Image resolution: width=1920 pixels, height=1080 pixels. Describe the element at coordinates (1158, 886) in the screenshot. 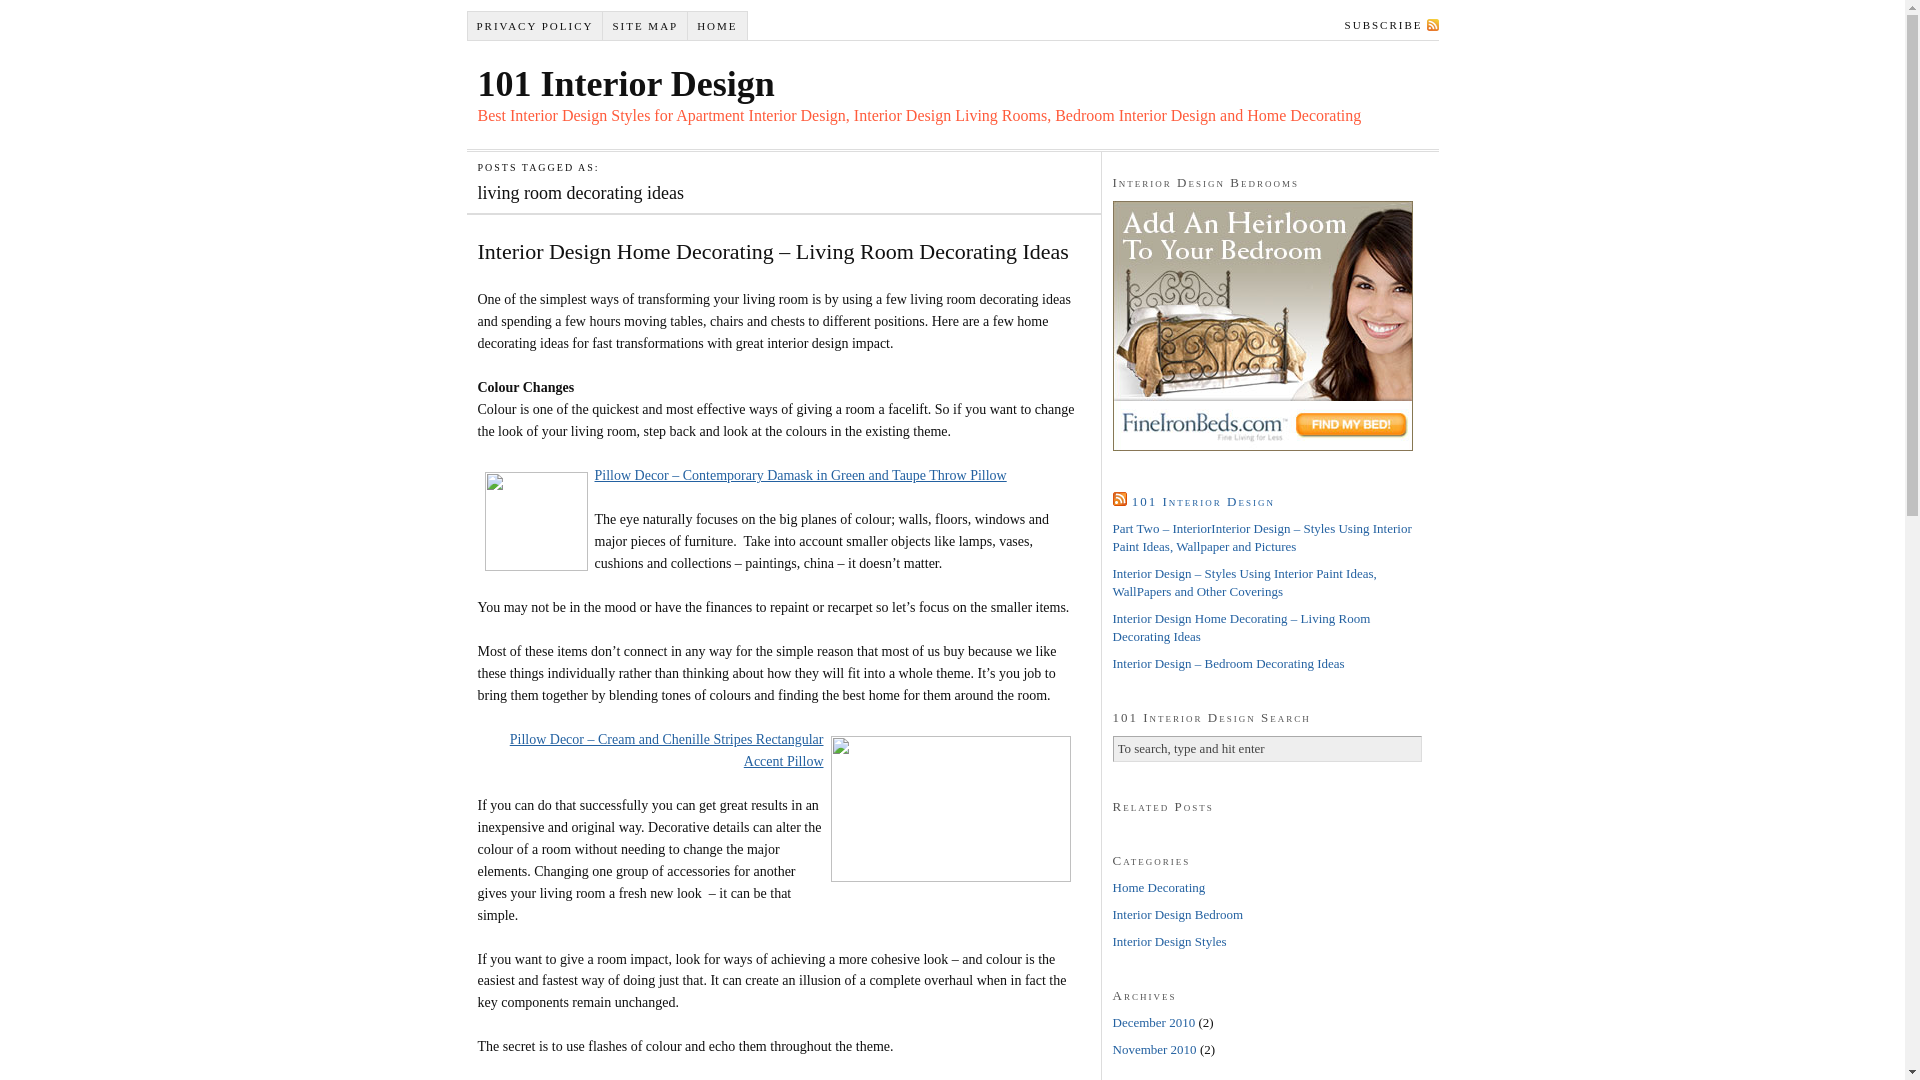

I see `'Home Decorating'` at that location.